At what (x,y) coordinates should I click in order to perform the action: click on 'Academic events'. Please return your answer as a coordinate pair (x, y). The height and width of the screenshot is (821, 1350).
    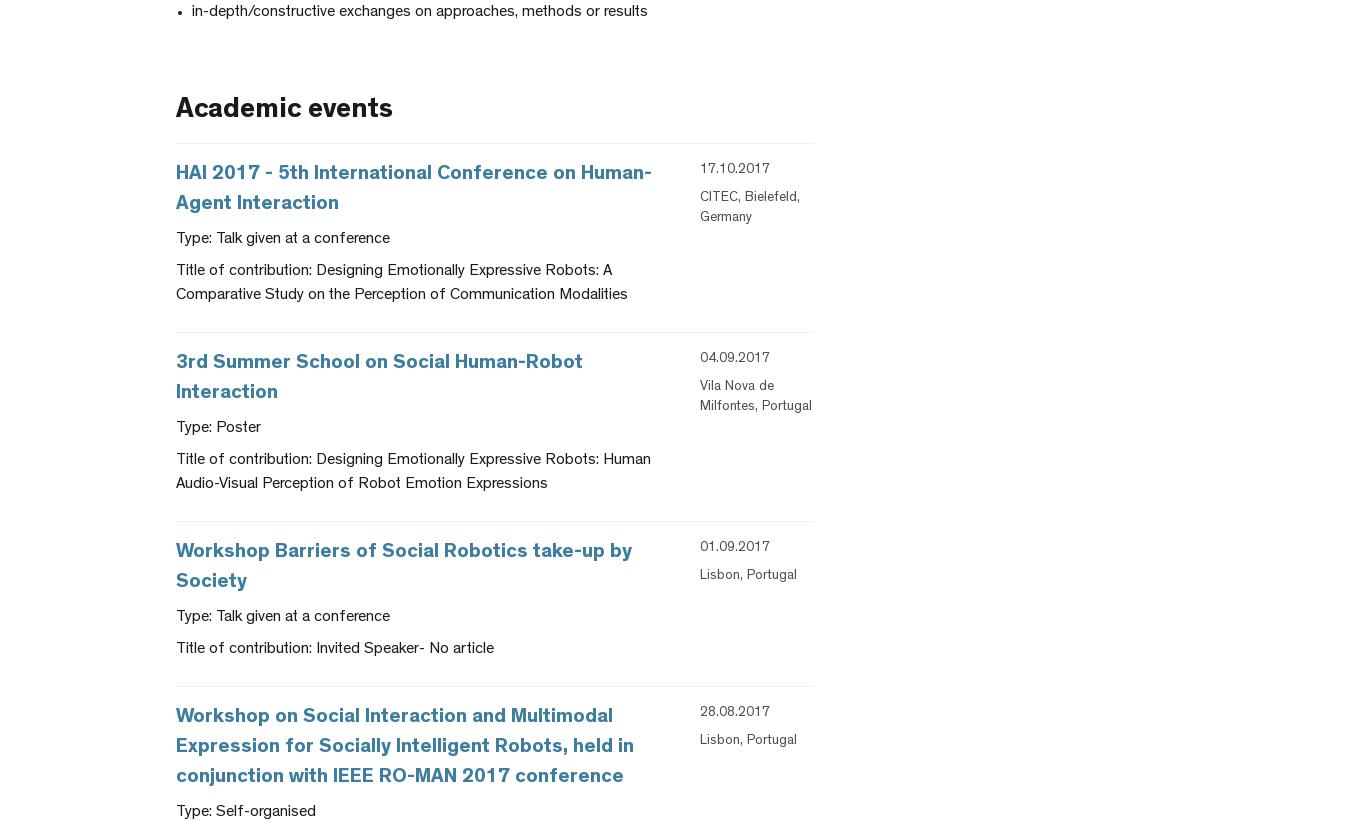
    Looking at the image, I should click on (283, 110).